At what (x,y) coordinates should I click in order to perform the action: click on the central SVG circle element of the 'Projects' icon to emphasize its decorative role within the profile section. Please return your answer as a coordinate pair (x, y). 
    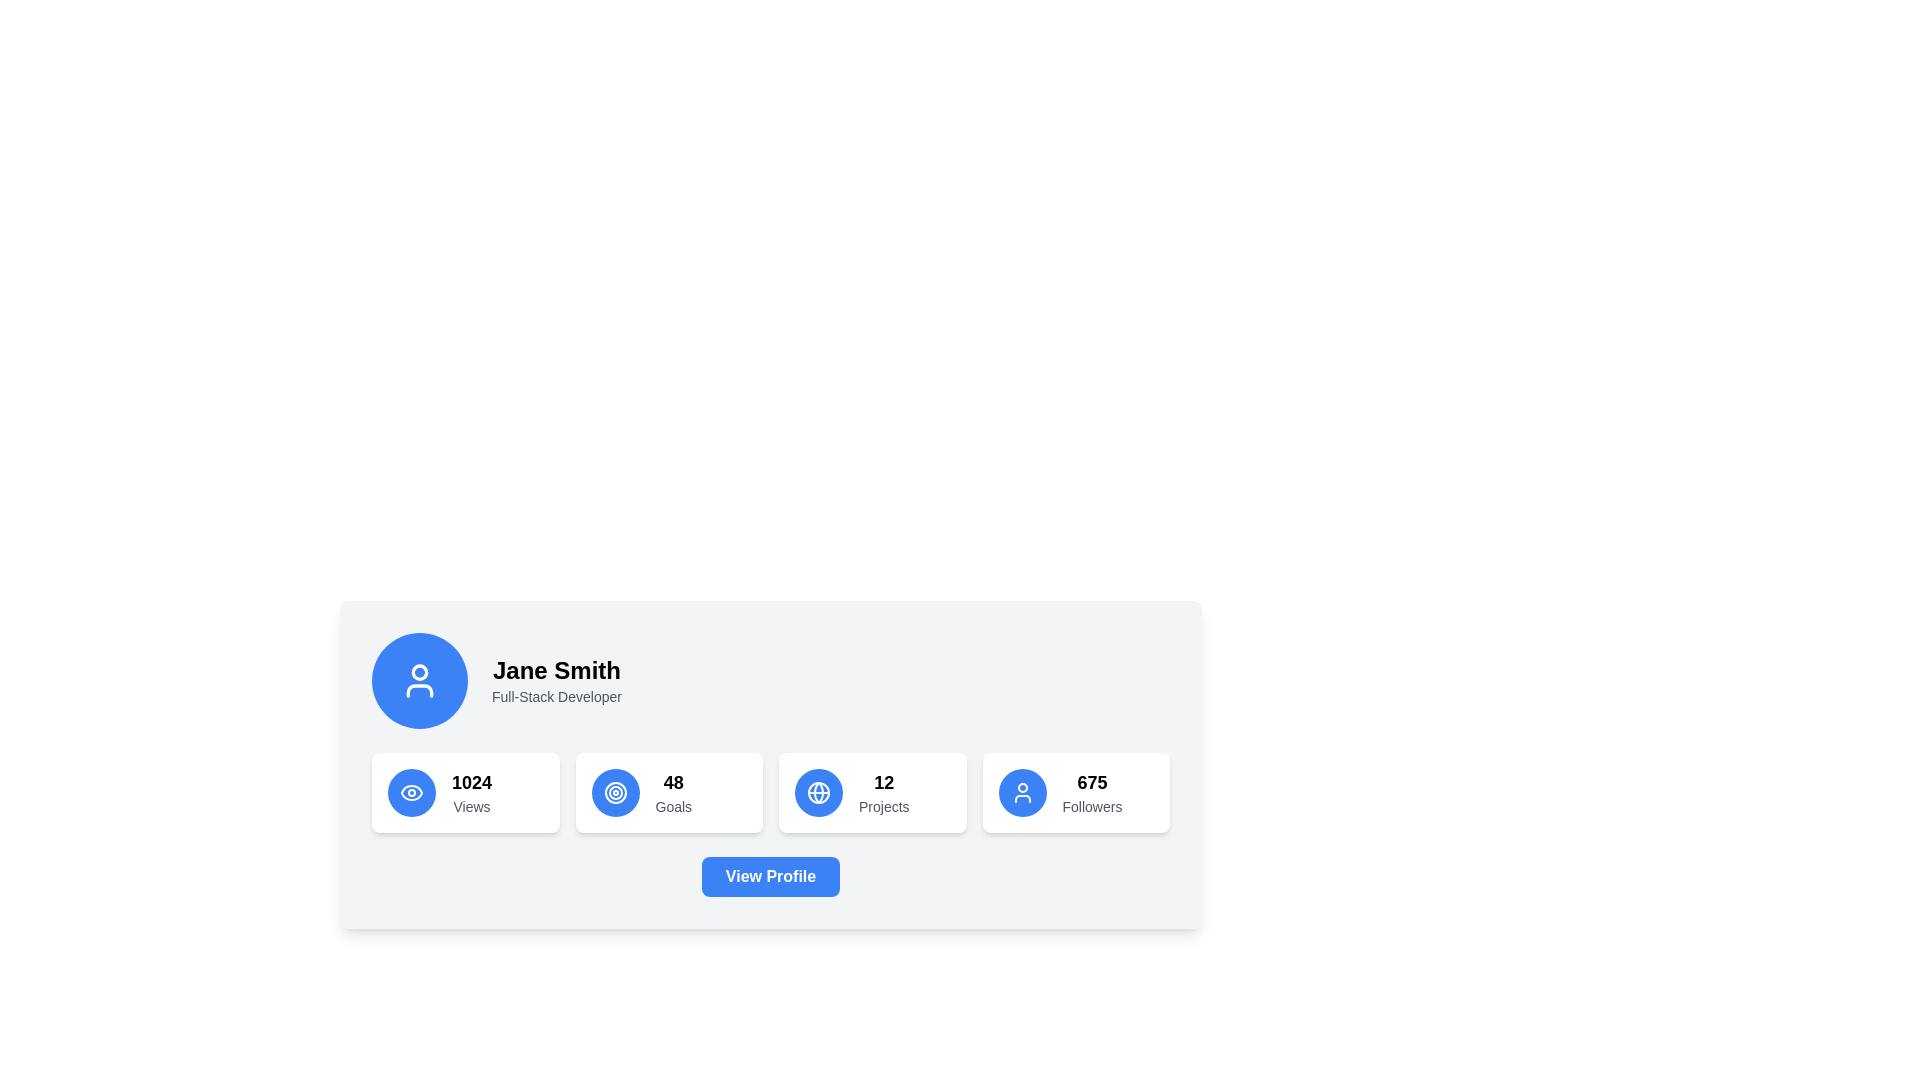
    Looking at the image, I should click on (819, 792).